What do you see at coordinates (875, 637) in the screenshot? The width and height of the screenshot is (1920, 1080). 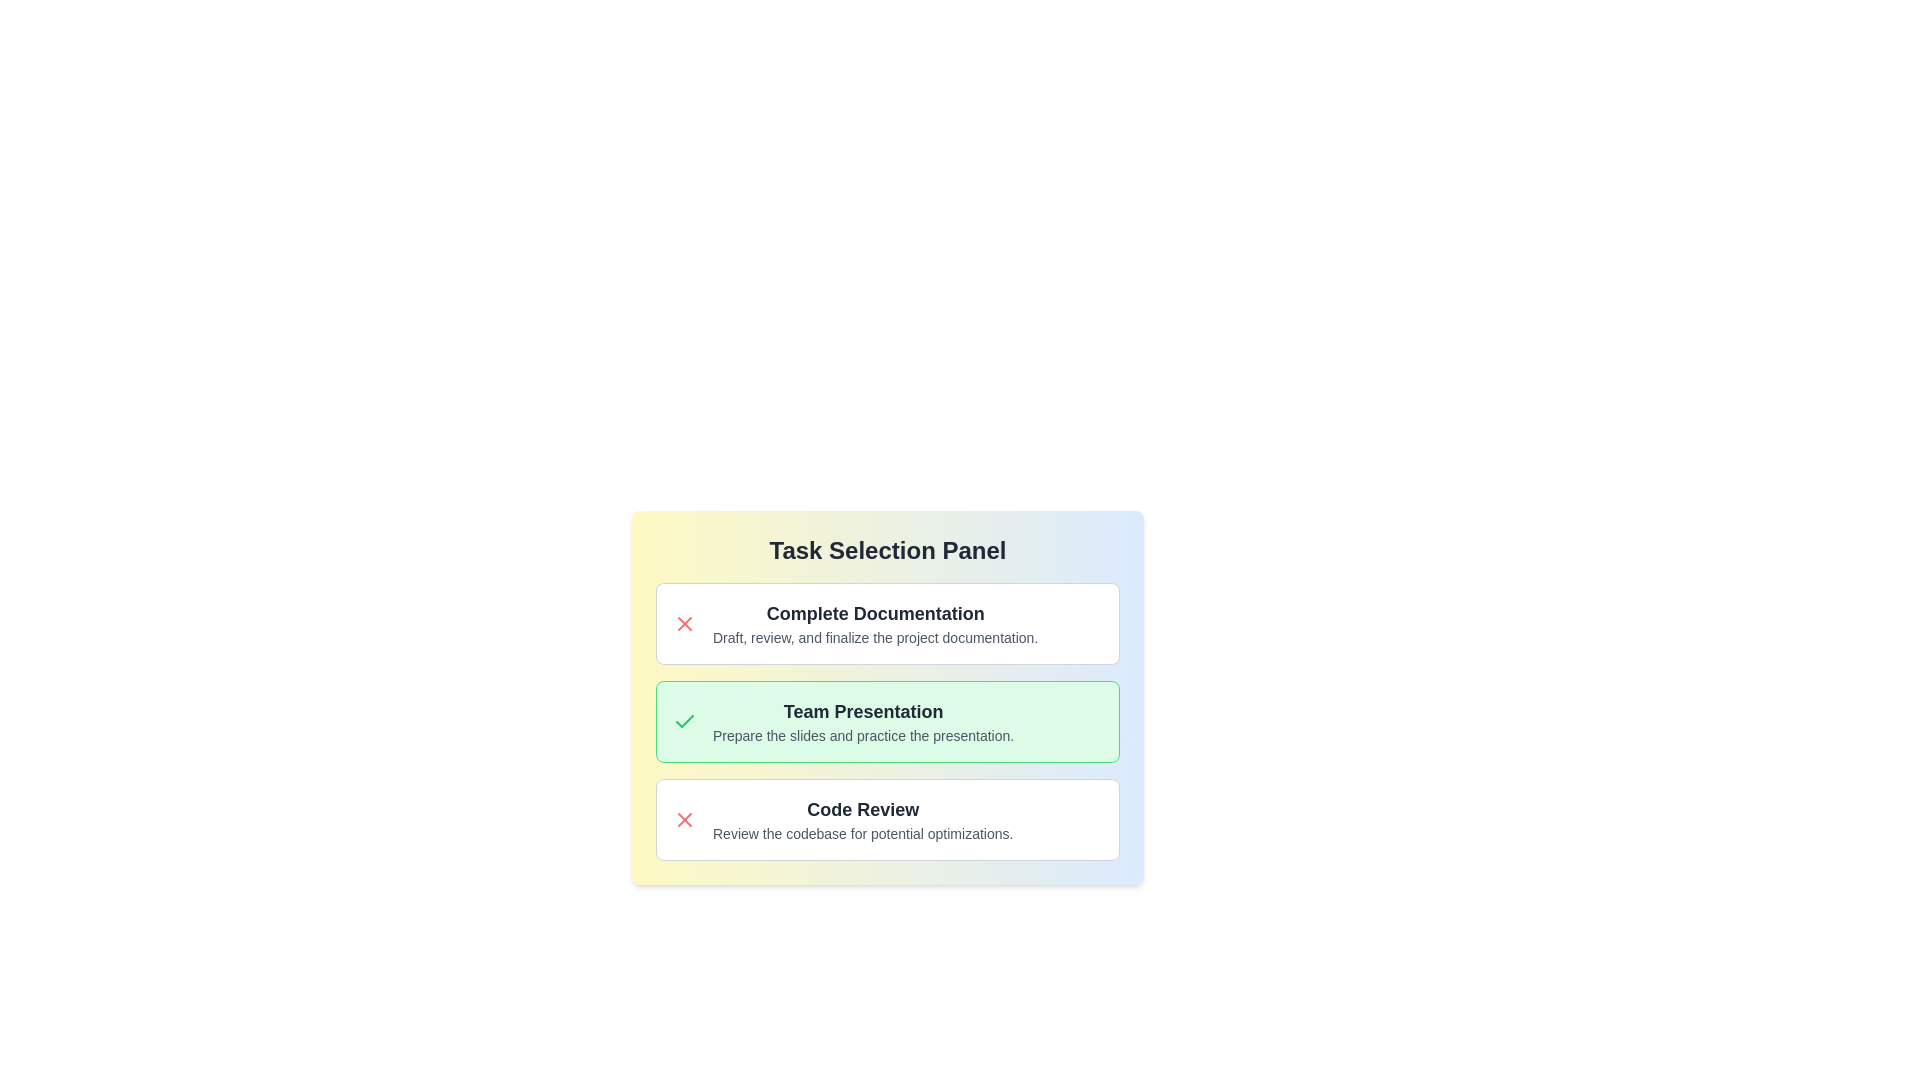 I see `the text label stating 'Draft, review, and finalize the project documentation.' located below the title in the 'Complete Documentation' section` at bounding box center [875, 637].